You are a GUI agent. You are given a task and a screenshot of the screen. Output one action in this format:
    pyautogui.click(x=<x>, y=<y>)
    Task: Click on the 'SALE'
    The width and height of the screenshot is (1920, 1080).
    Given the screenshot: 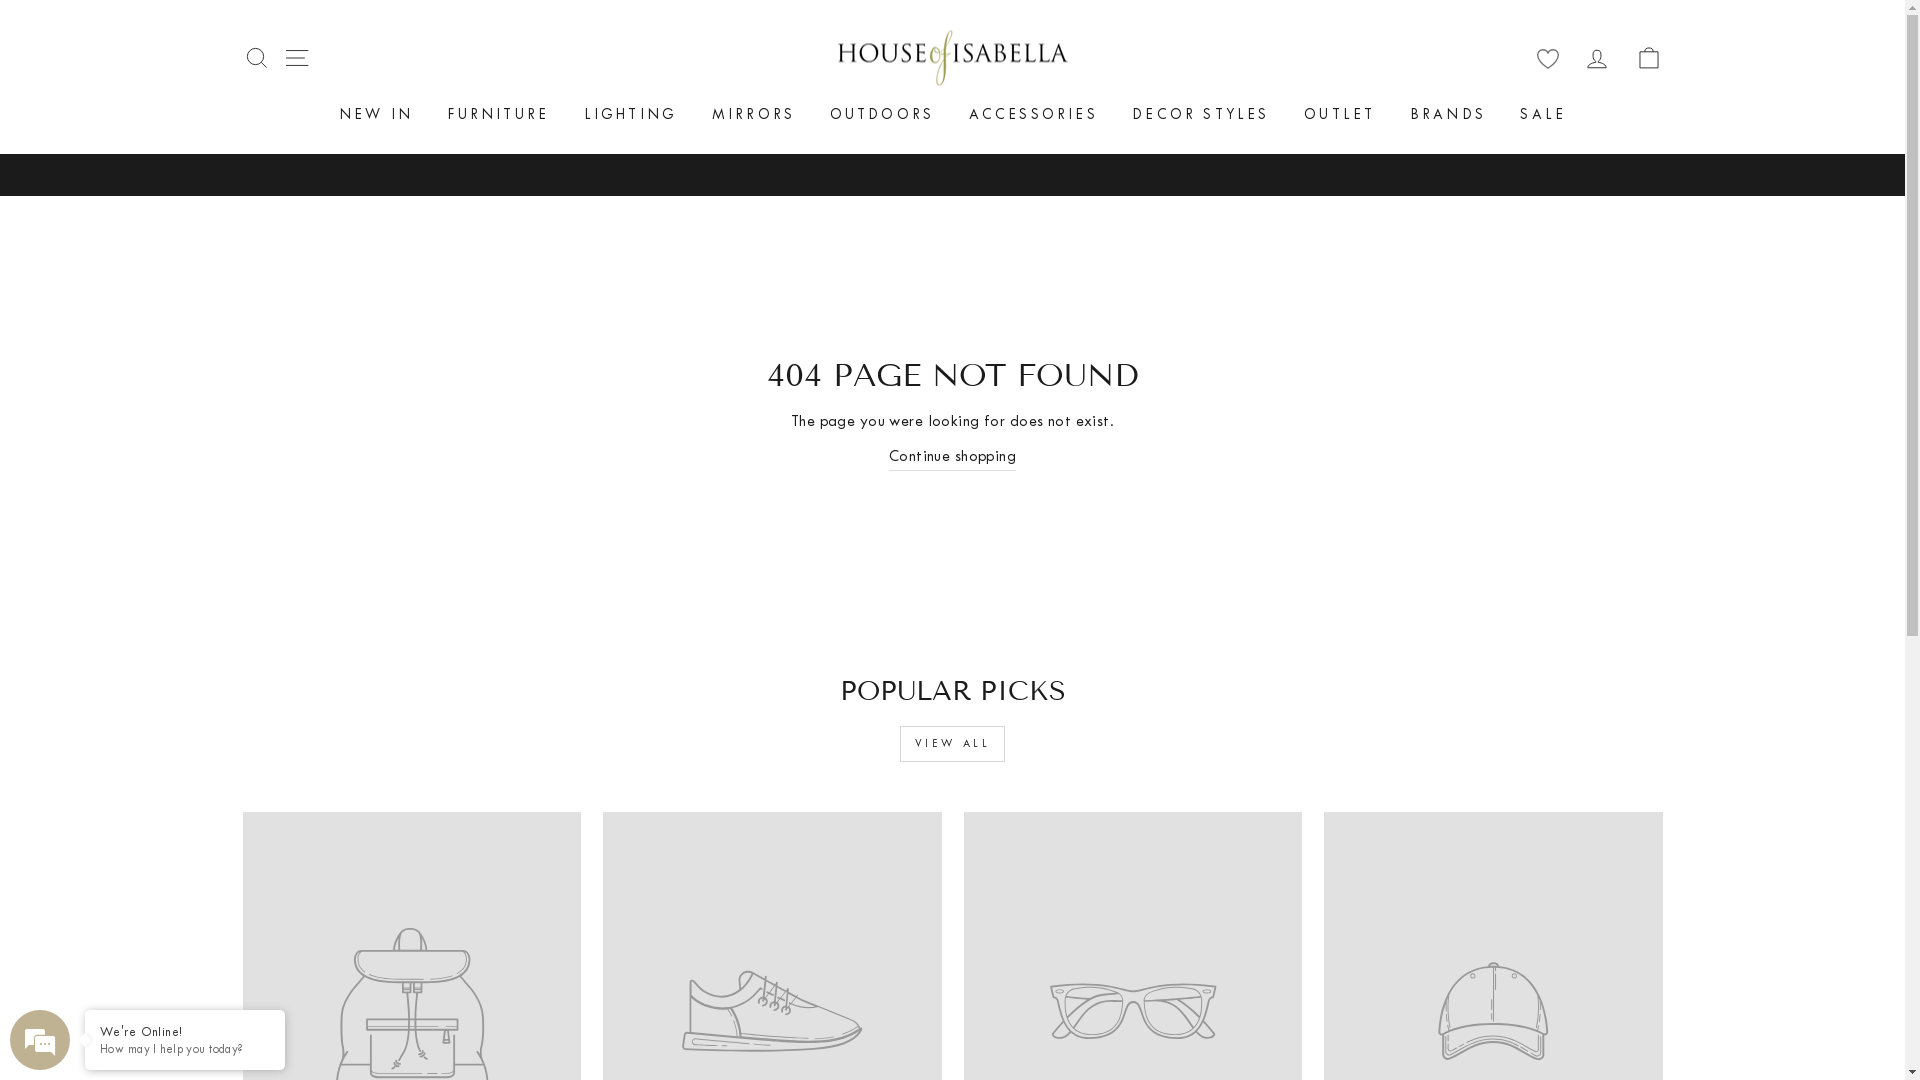 What is the action you would take?
    pyautogui.click(x=1541, y=114)
    